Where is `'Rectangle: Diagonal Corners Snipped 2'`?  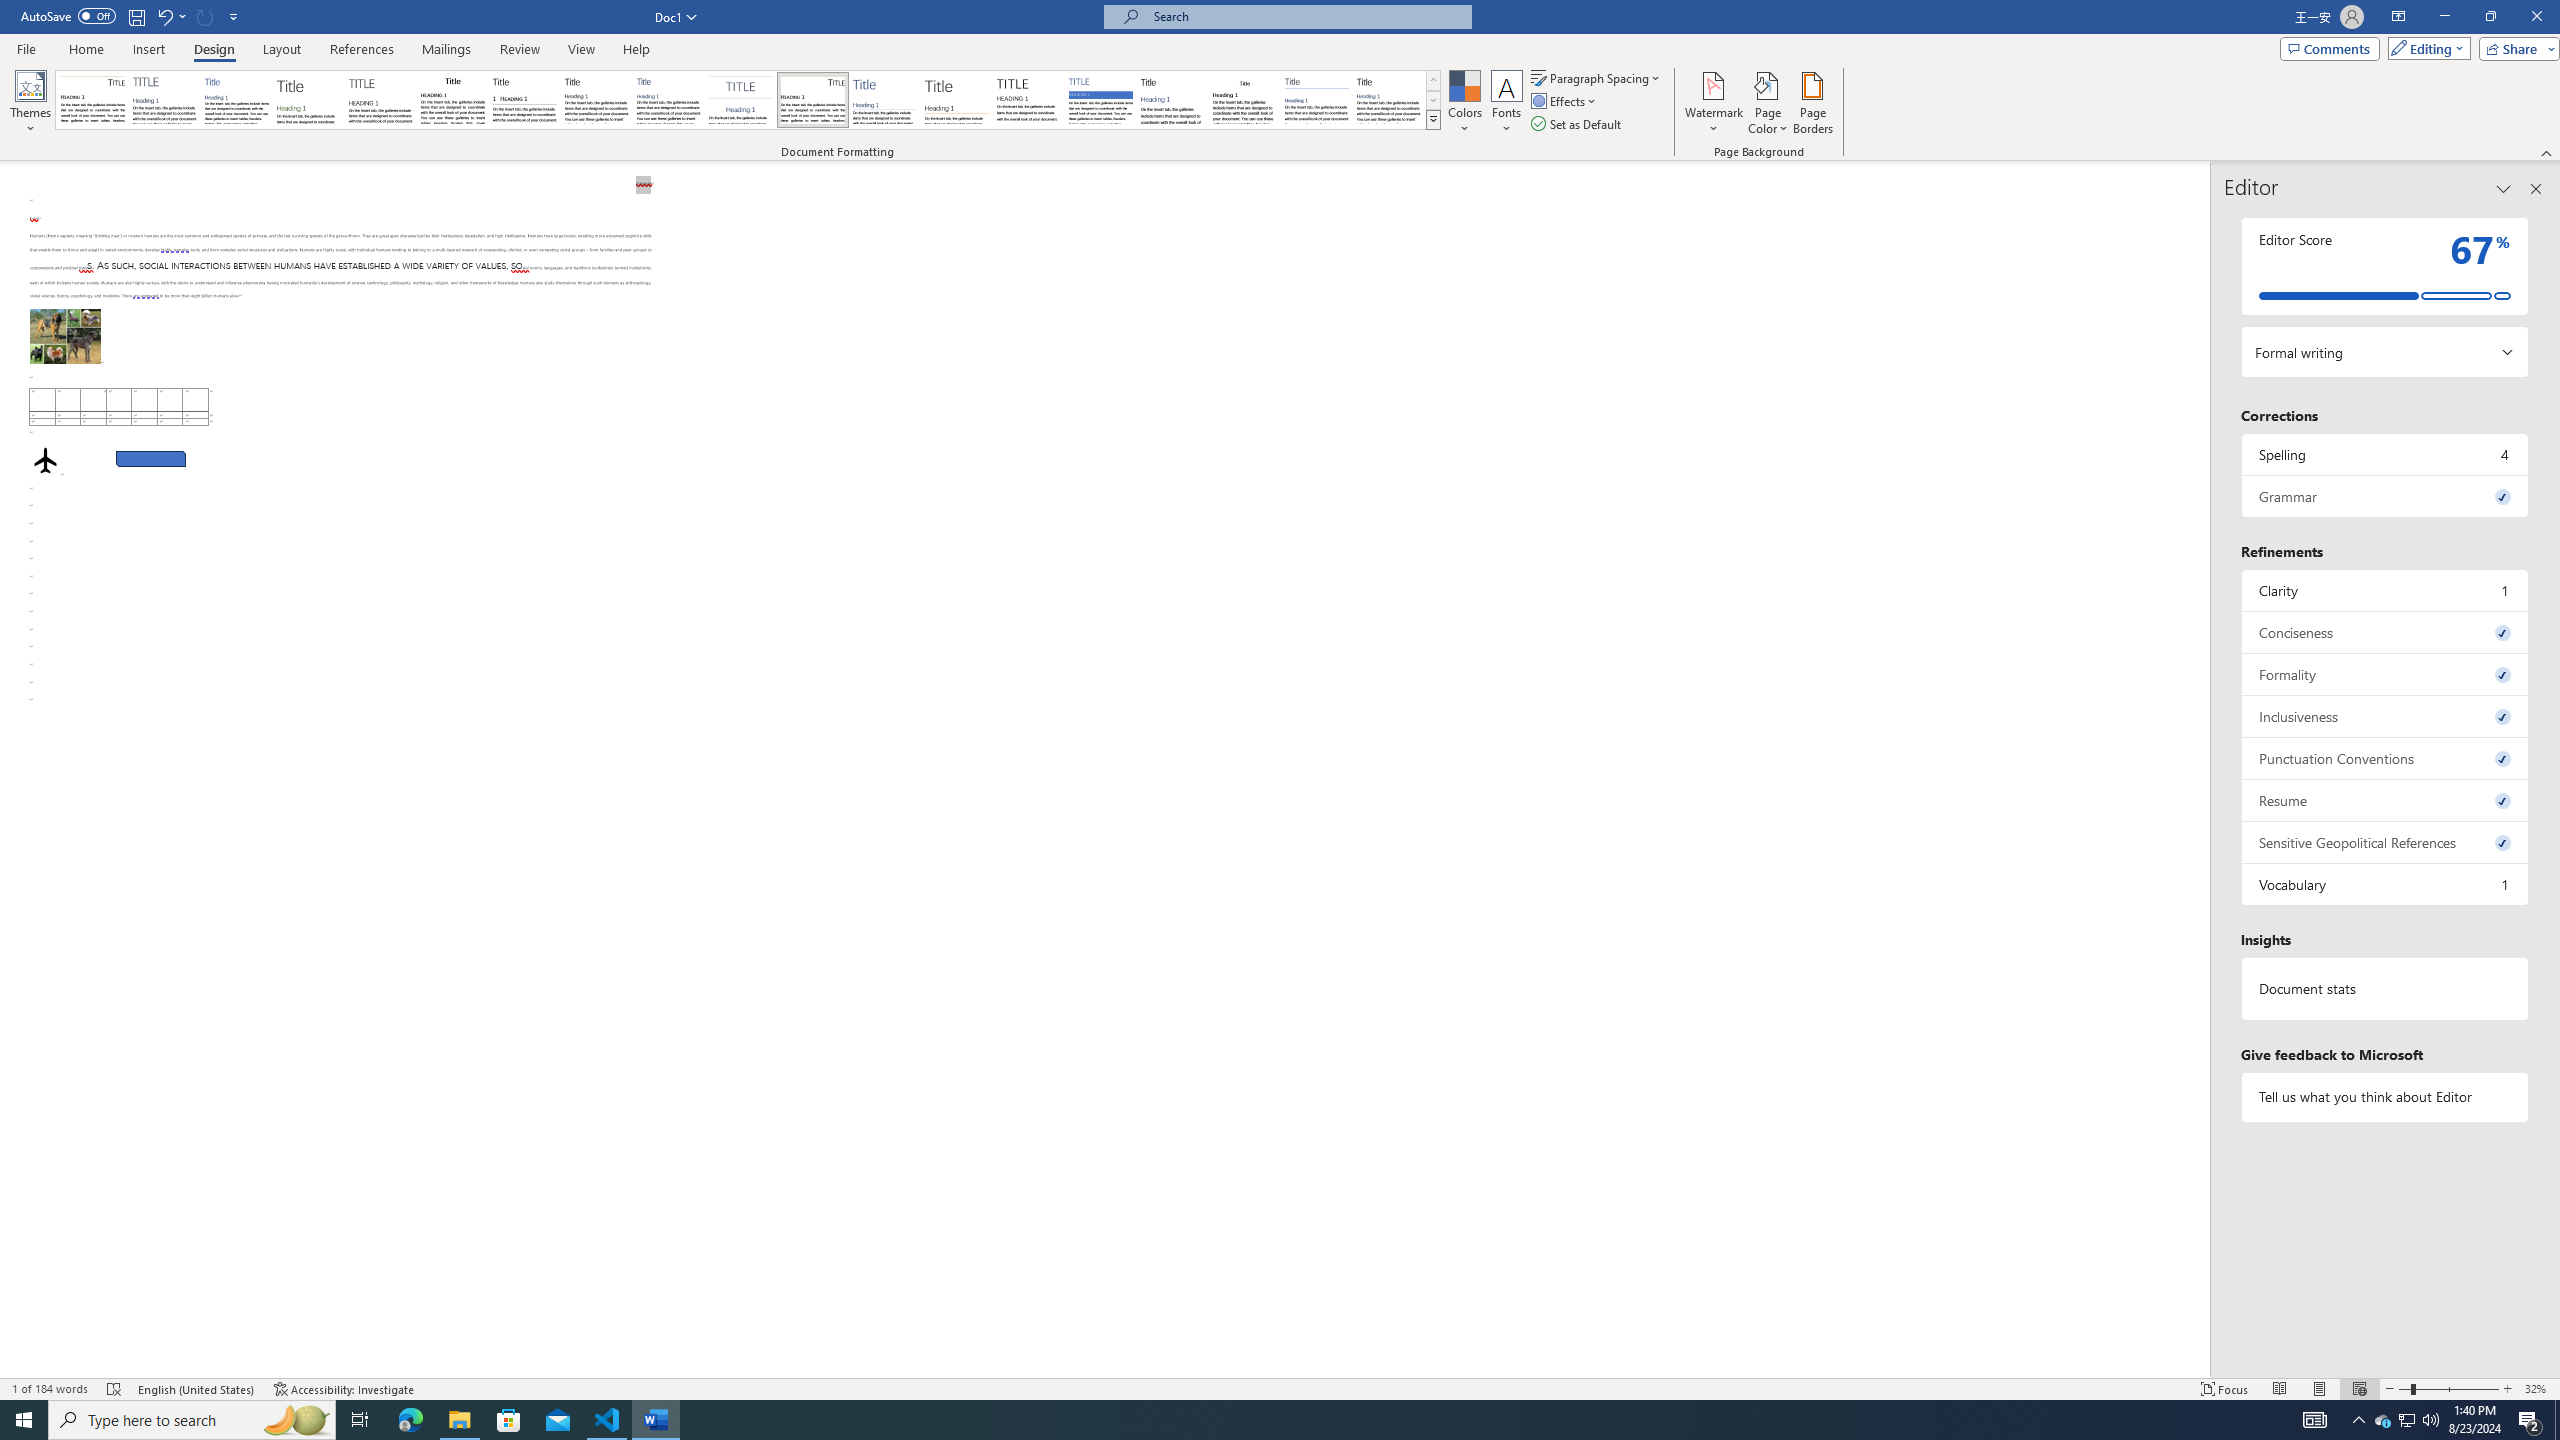 'Rectangle: Diagonal Corners Snipped 2' is located at coordinates (150, 457).